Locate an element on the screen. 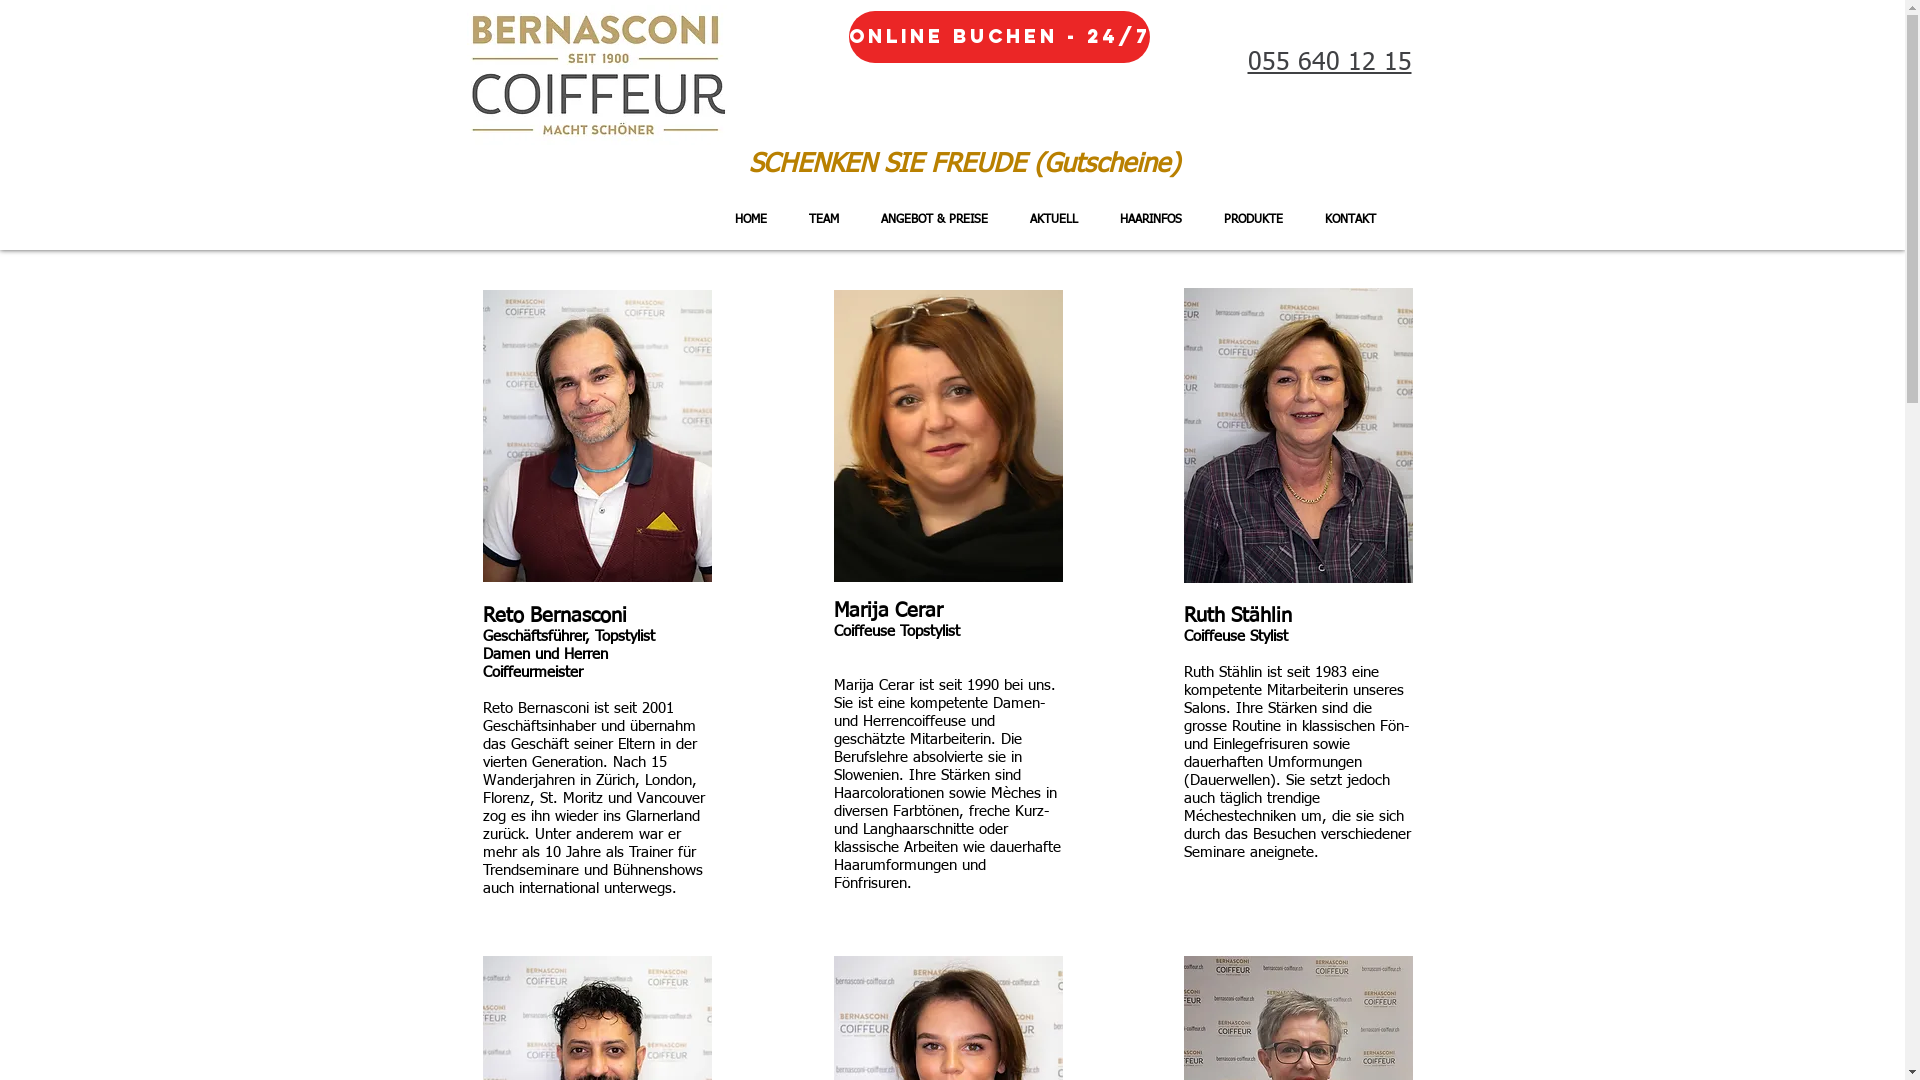 Image resolution: width=1920 pixels, height=1080 pixels. 'TEAM' is located at coordinates (786, 219).